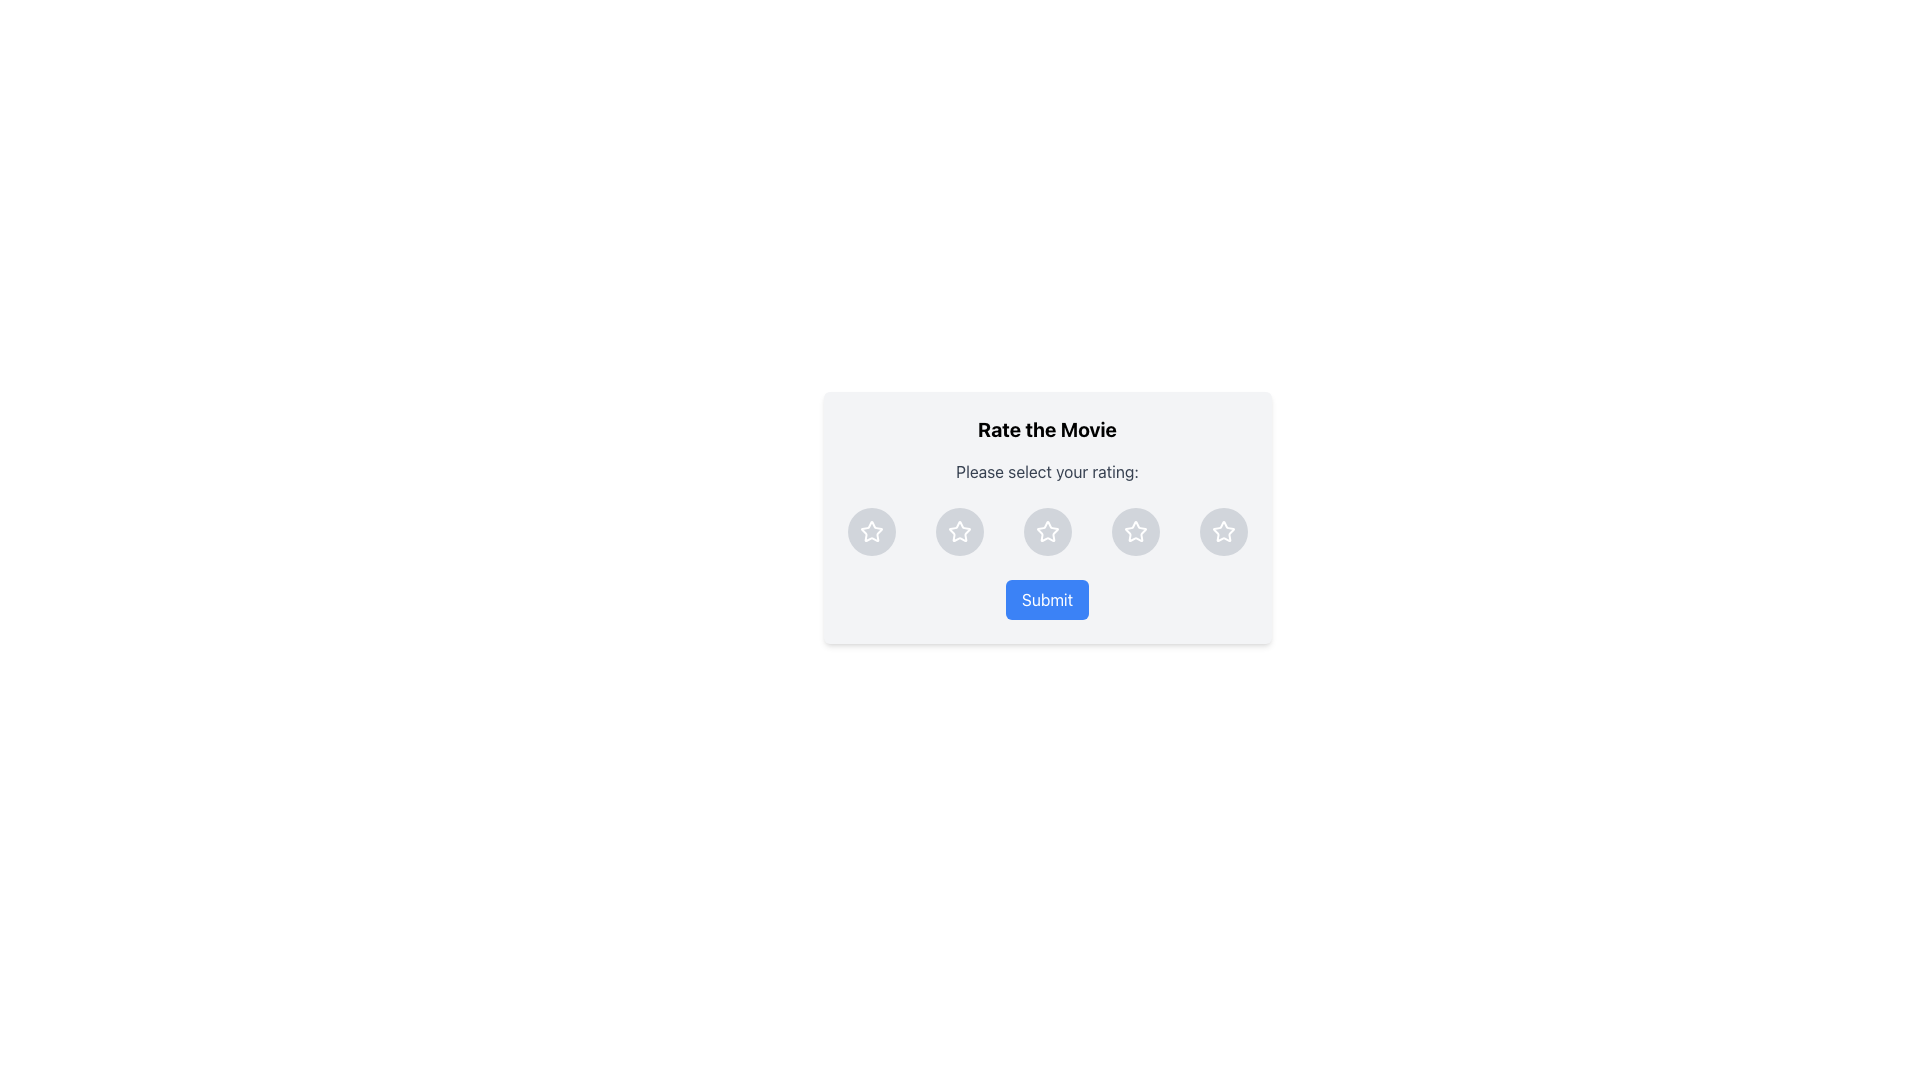 This screenshot has width=1920, height=1080. What do you see at coordinates (1046, 531) in the screenshot?
I see `the third rating button in the five-level rating system to trigger the scale effect` at bounding box center [1046, 531].